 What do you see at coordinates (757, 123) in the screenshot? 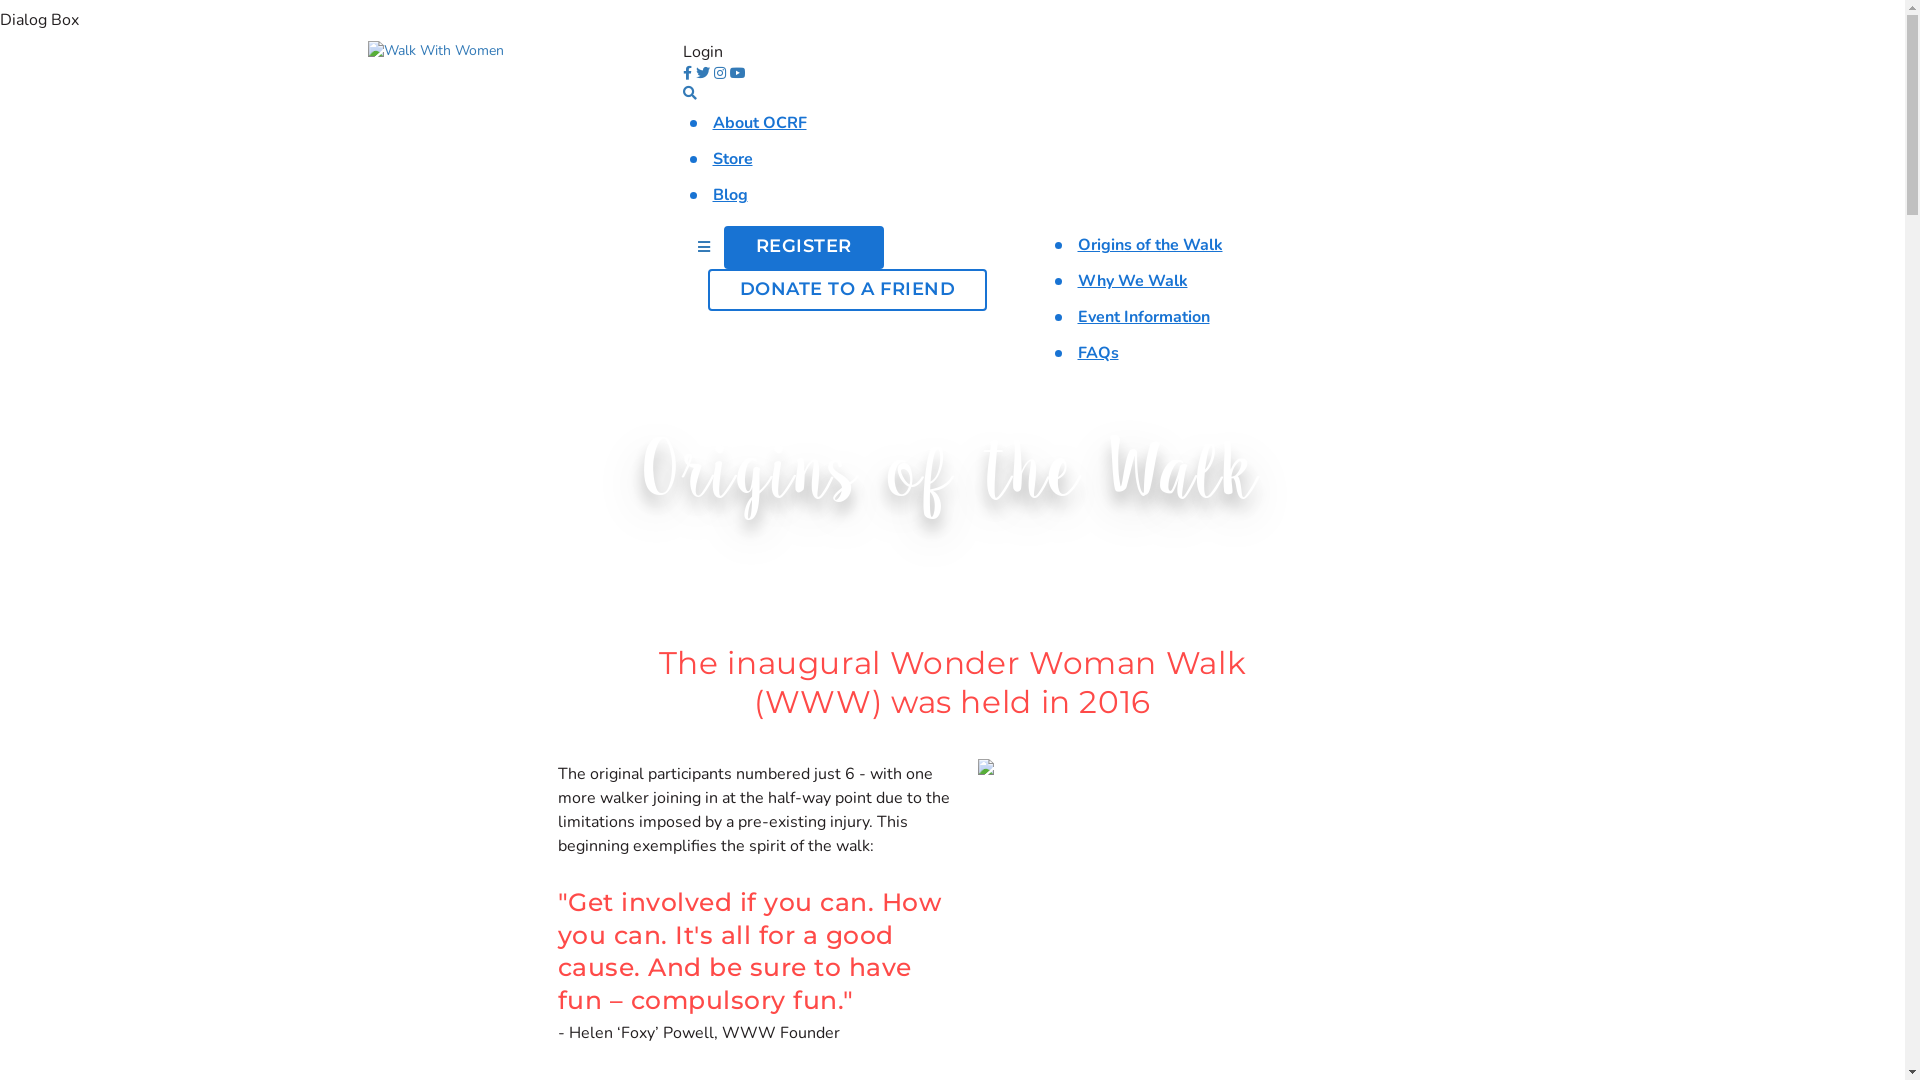
I see `'About OCRF'` at bounding box center [757, 123].